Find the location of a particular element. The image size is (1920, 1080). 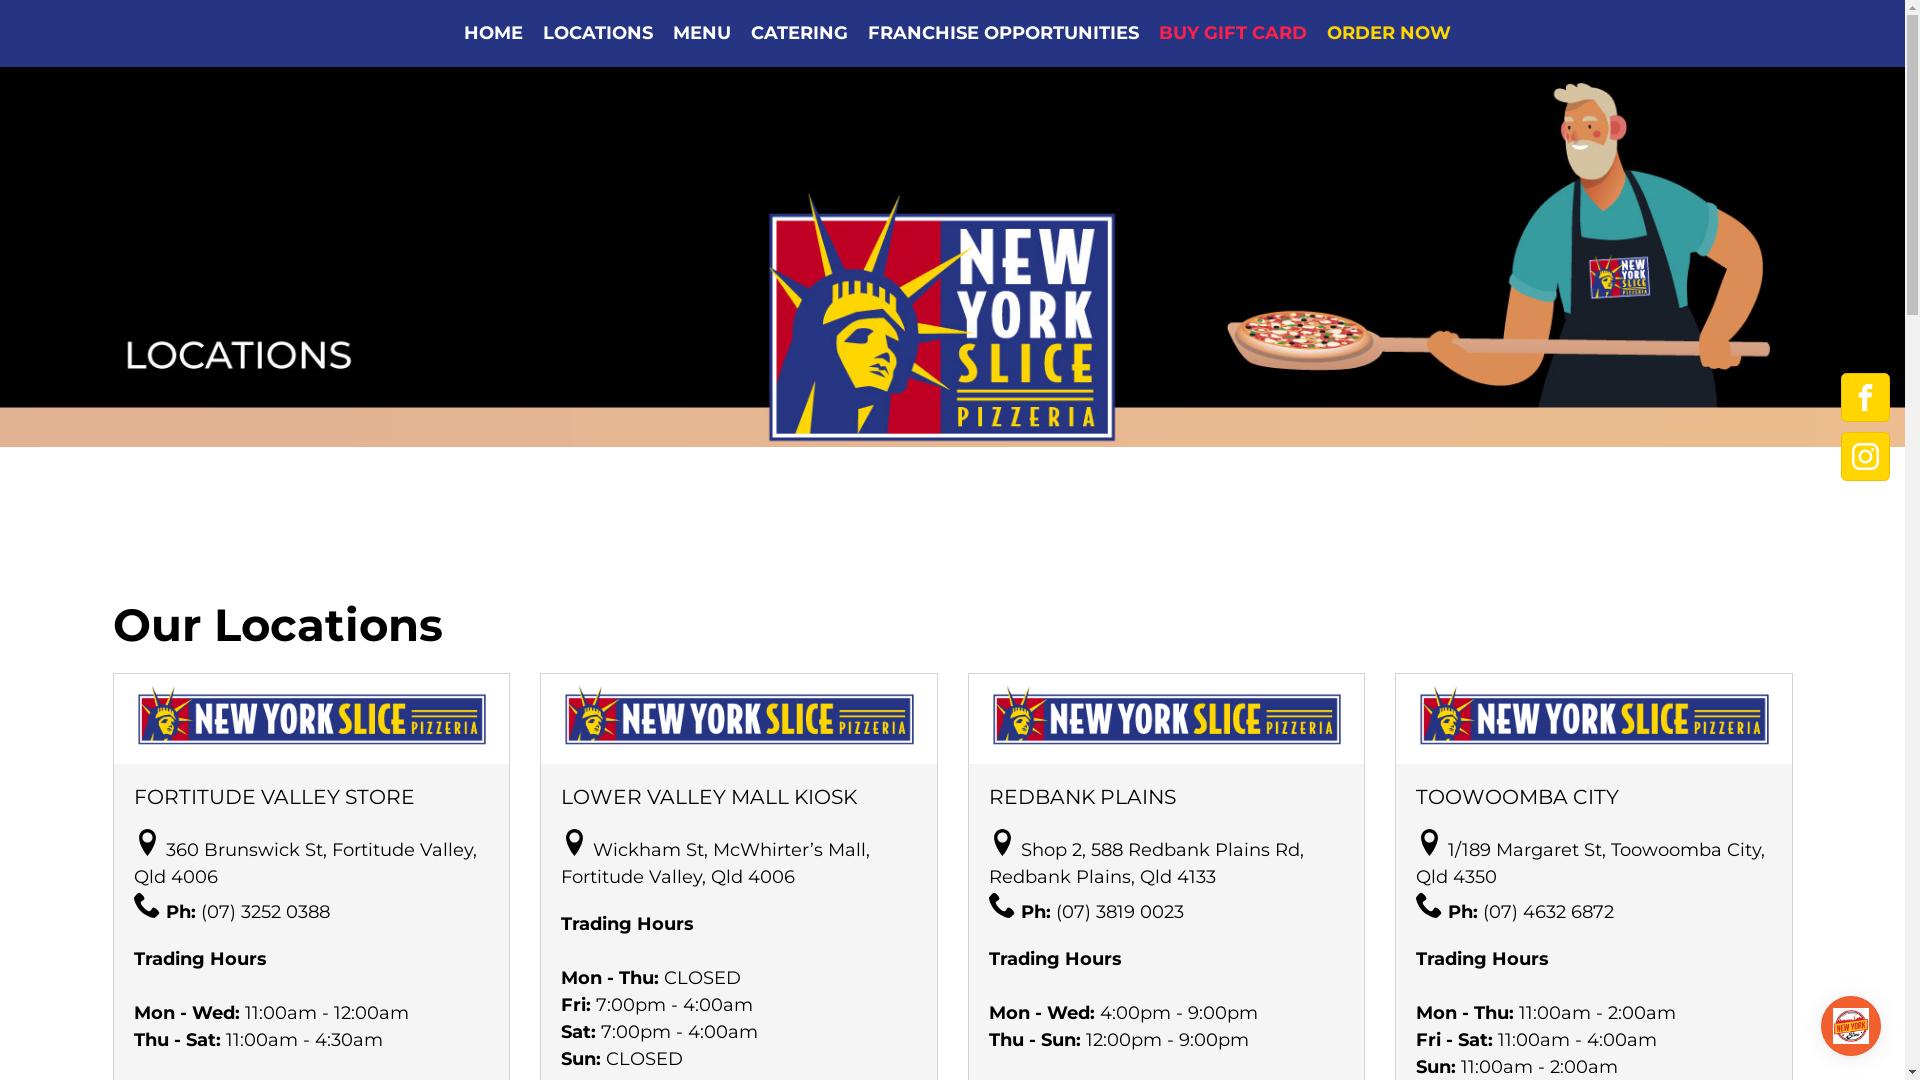

'ORDER NOW' is located at coordinates (1316, 33).